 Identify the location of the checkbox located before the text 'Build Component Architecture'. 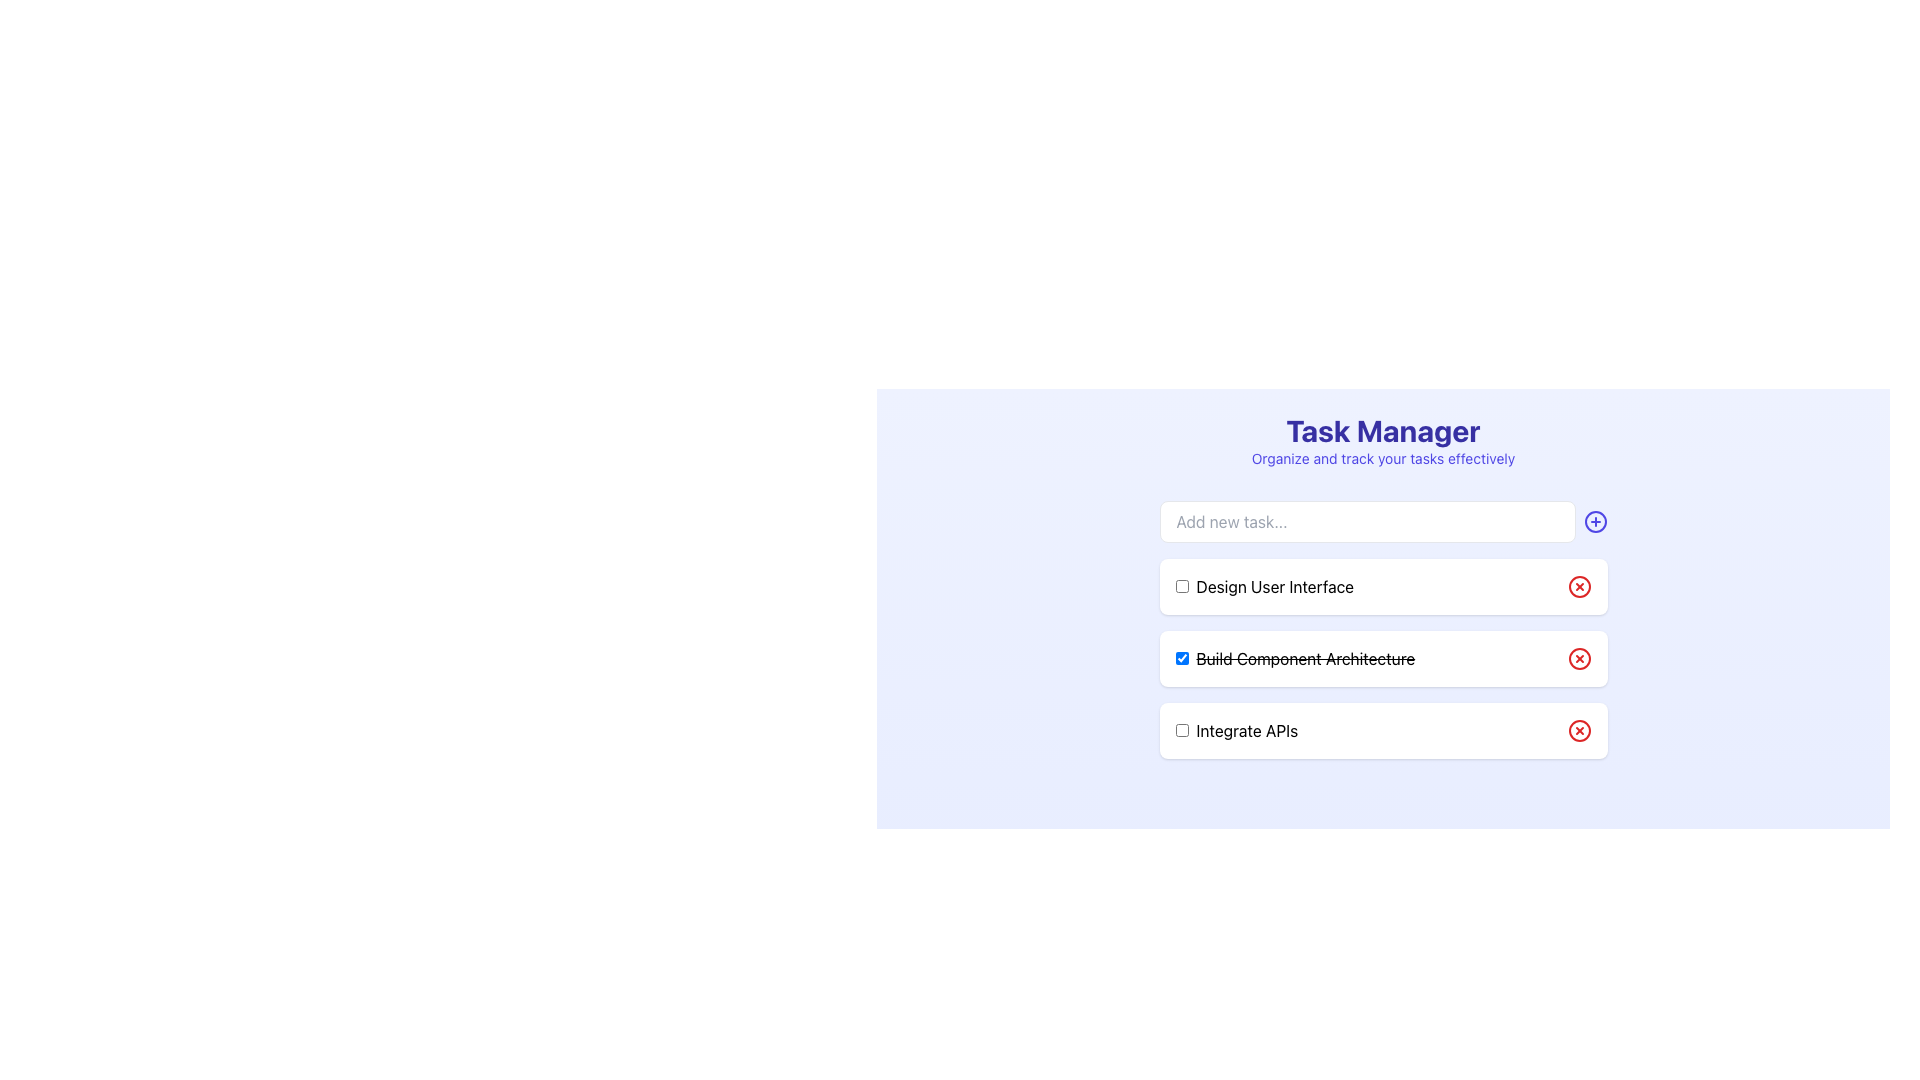
(1181, 658).